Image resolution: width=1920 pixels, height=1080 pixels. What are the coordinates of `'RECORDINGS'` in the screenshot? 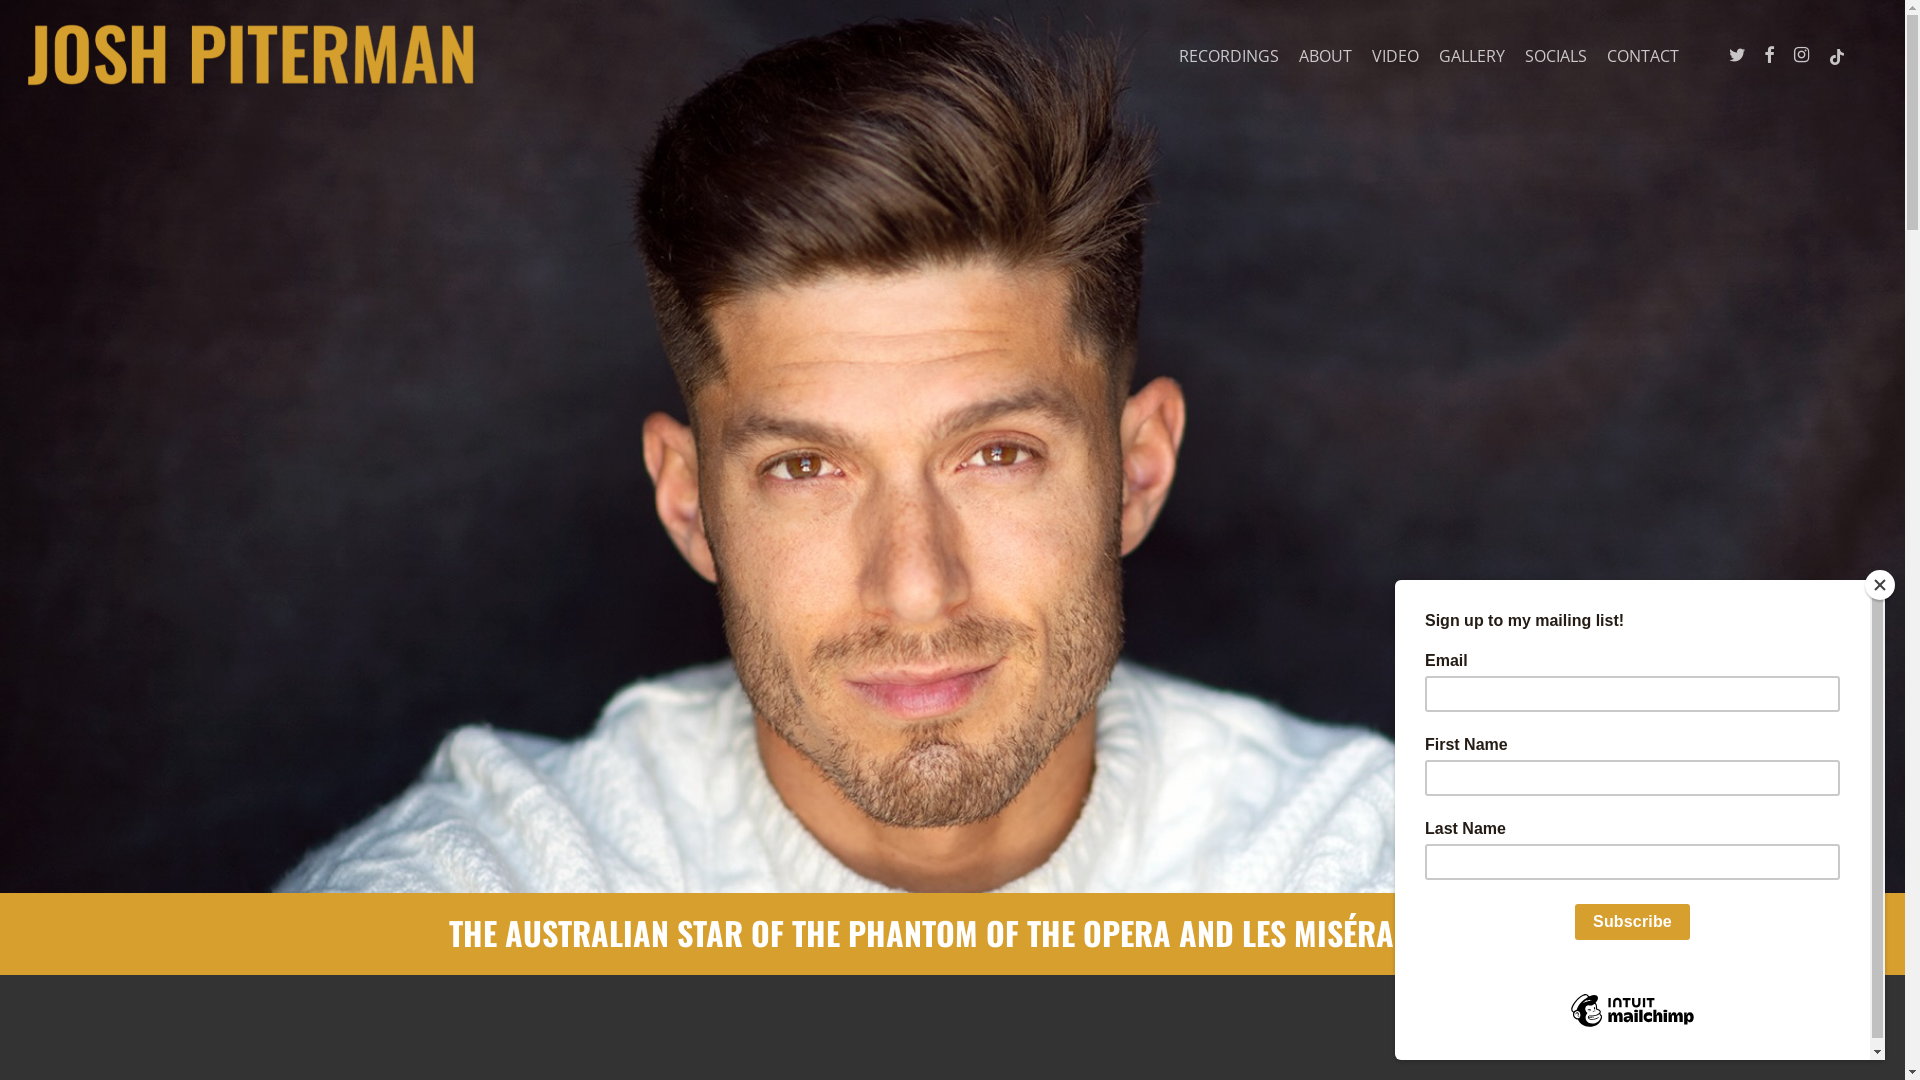 It's located at (1227, 55).